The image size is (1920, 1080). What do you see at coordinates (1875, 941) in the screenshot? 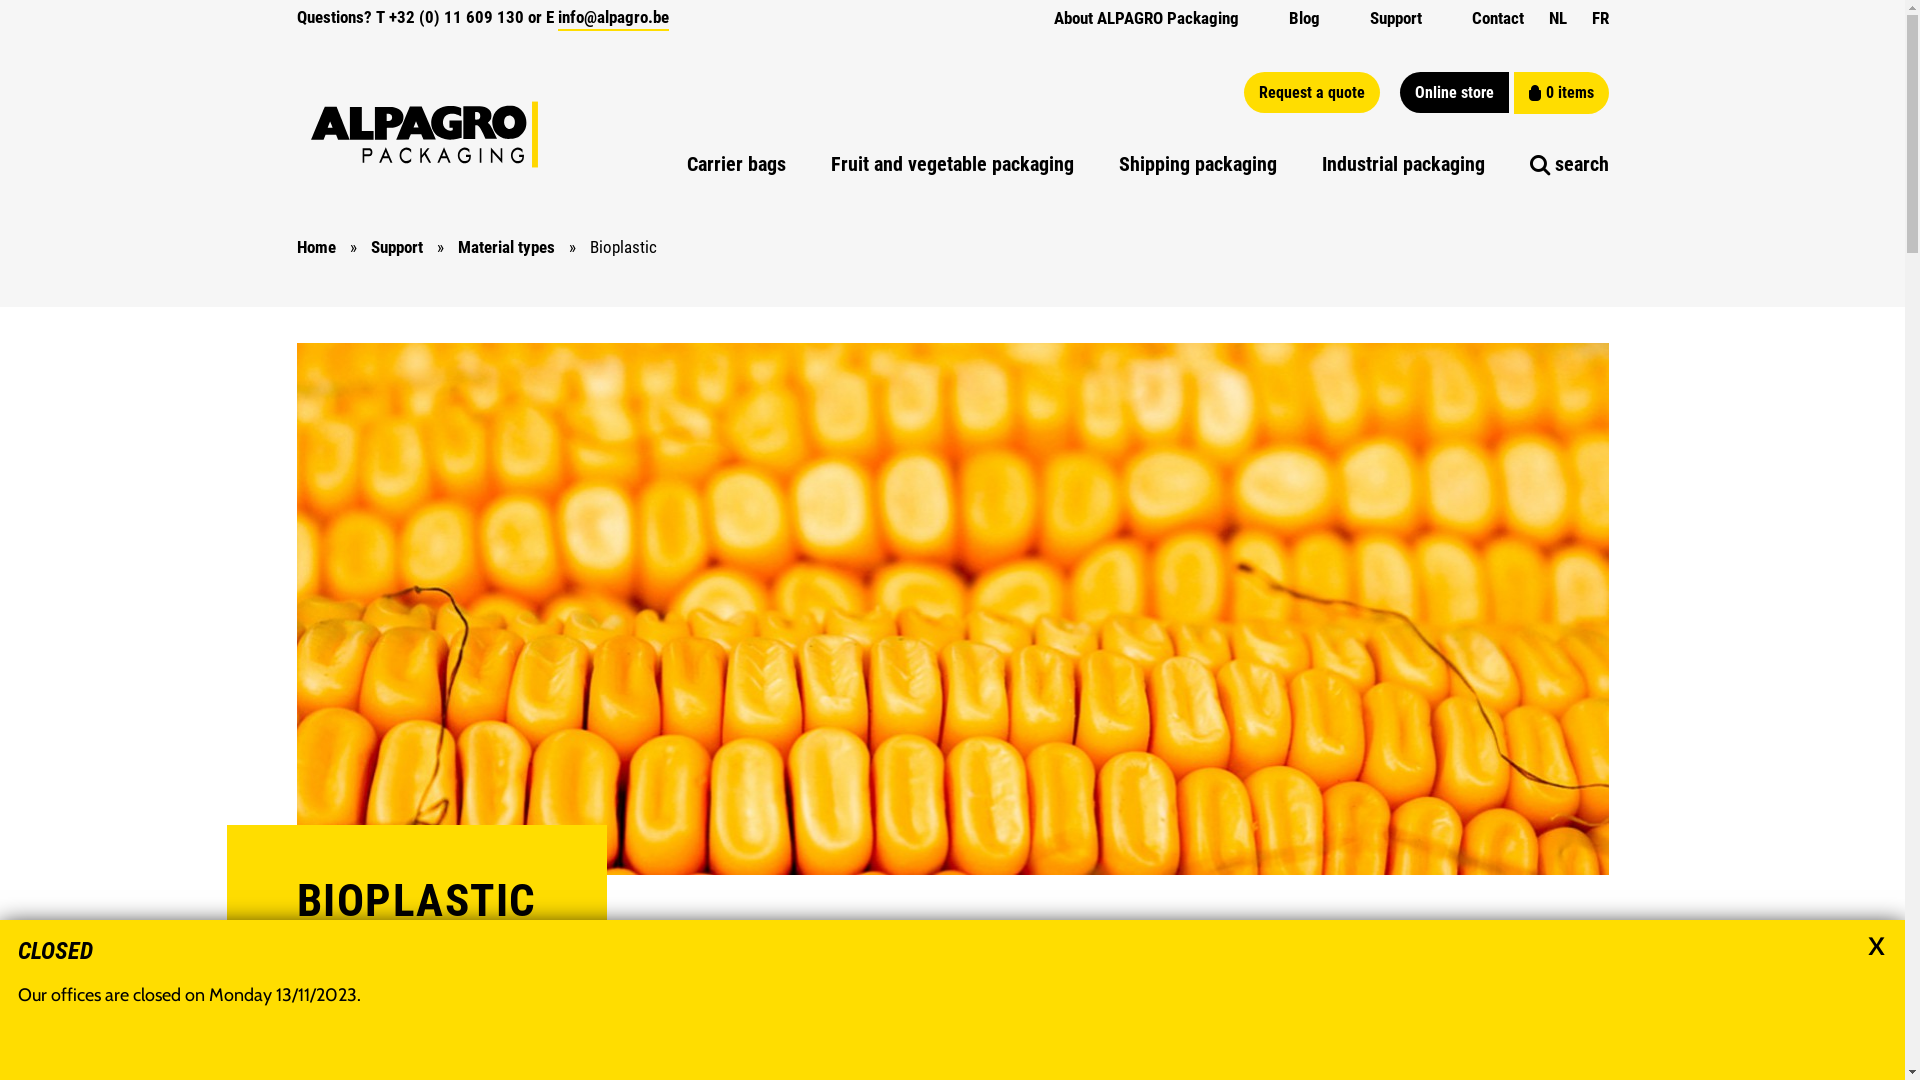
I see `'x'` at bounding box center [1875, 941].